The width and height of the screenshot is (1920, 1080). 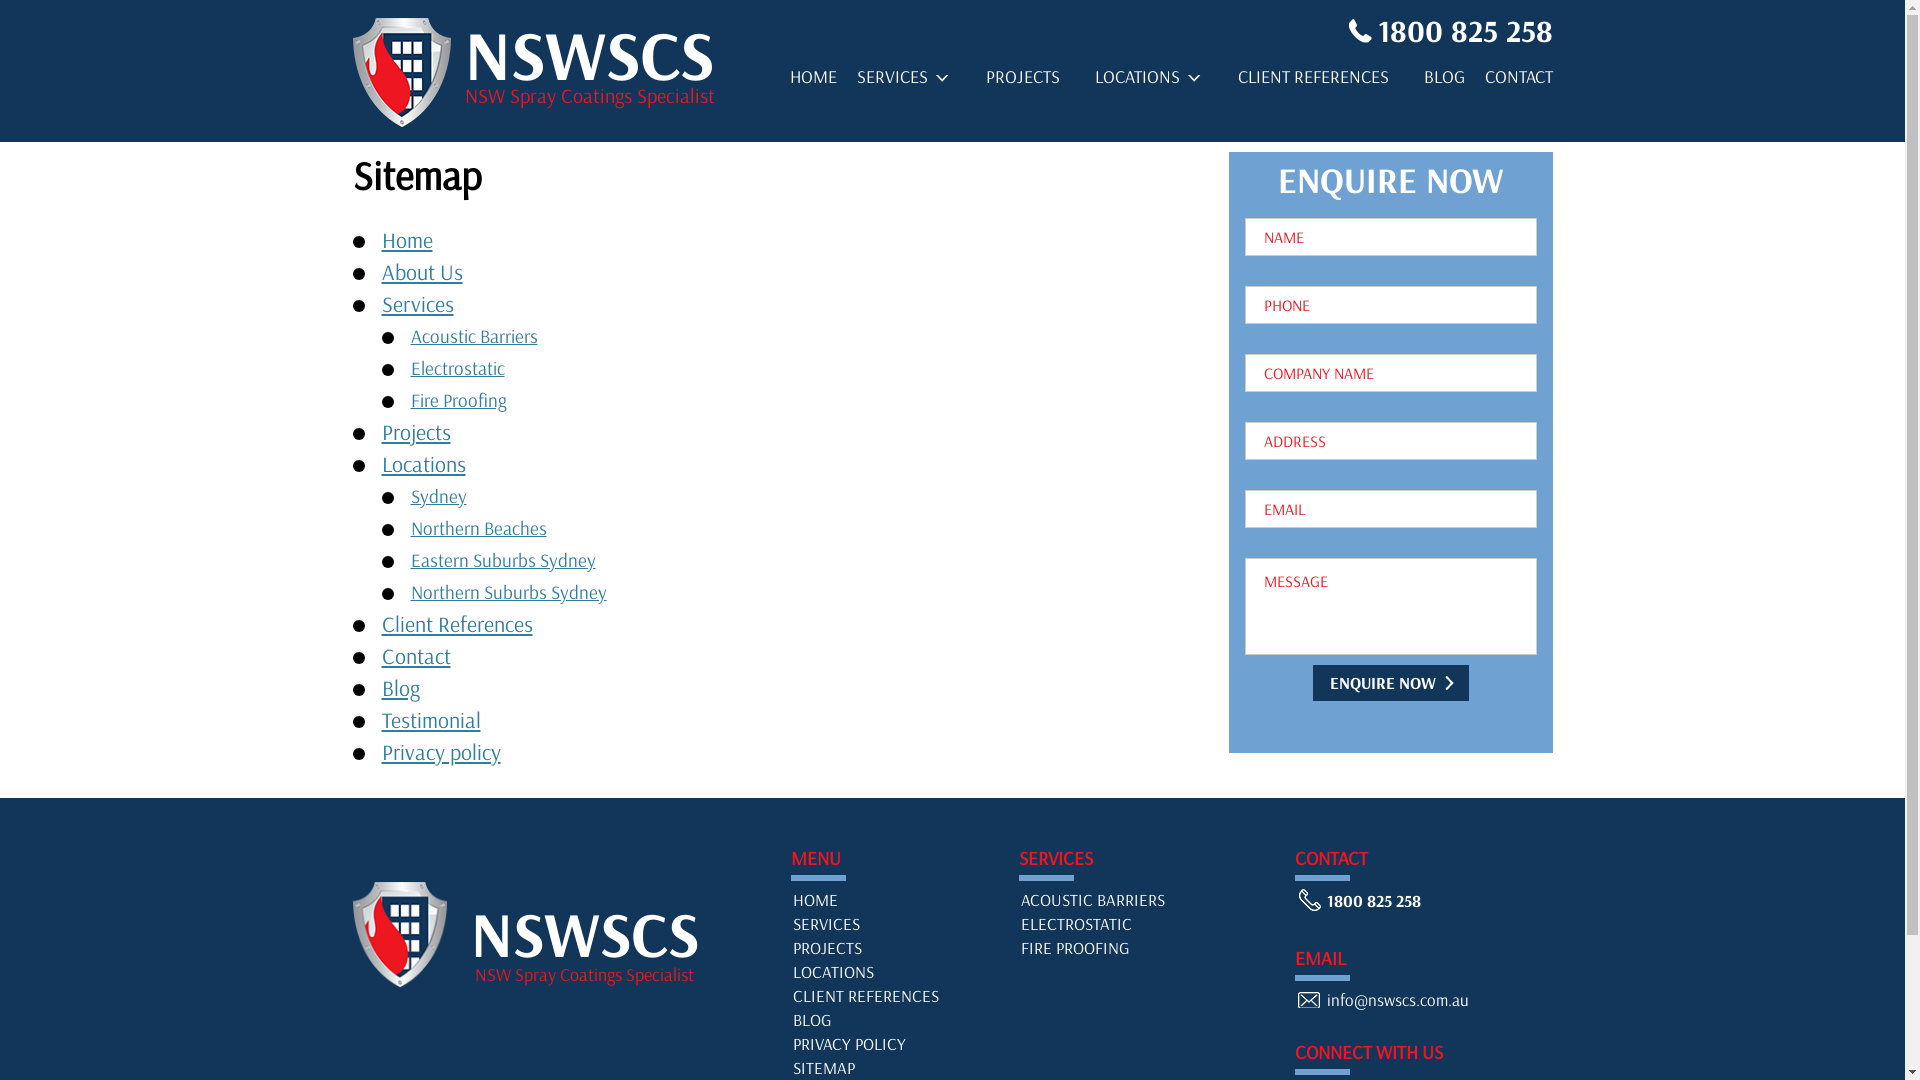 What do you see at coordinates (513, 559) in the screenshot?
I see `'Eastern Suburbs Sydney'` at bounding box center [513, 559].